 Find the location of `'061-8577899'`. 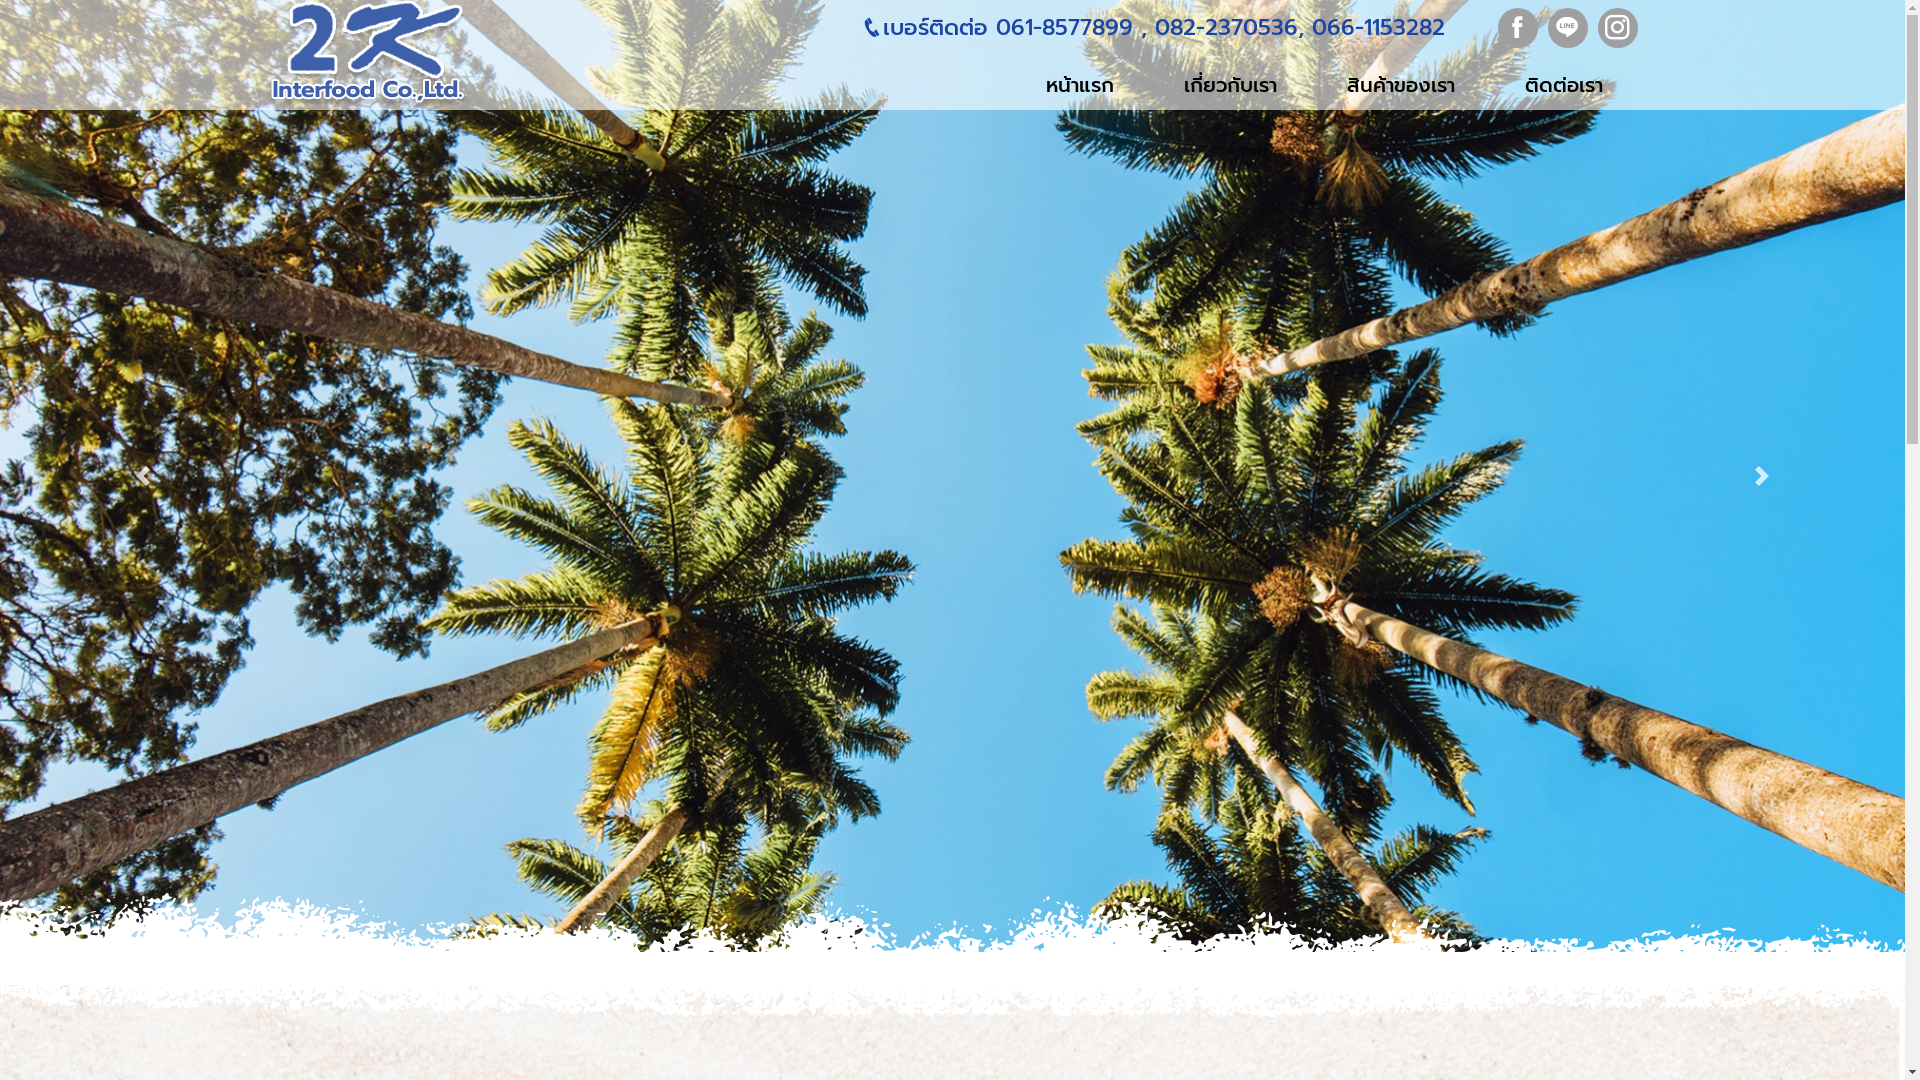

'061-8577899' is located at coordinates (988, 27).